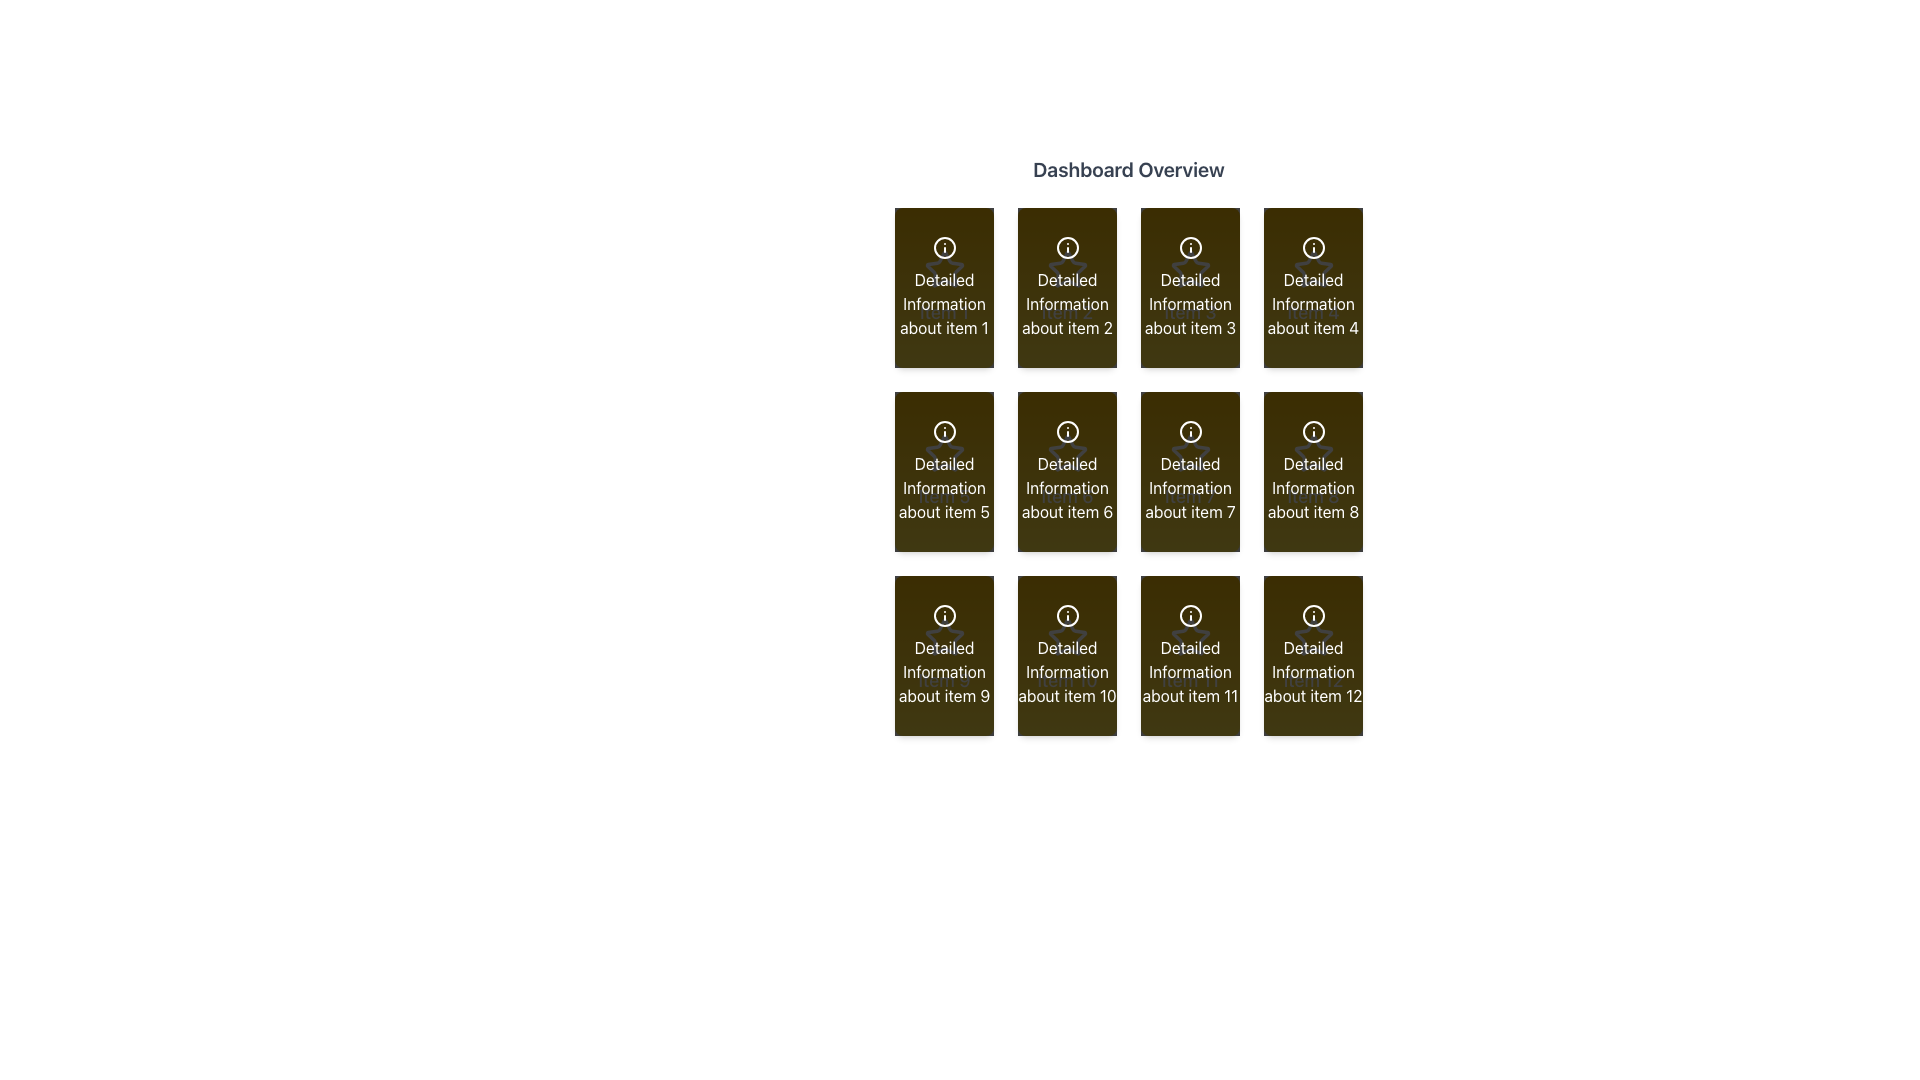  What do you see at coordinates (1190, 471) in the screenshot?
I see `the Informational Card that features a gradient background from yellow to white, containing an informational icon and the label 'Detailed Information about item 7', located in the third column of the second row in a grid layout` at bounding box center [1190, 471].